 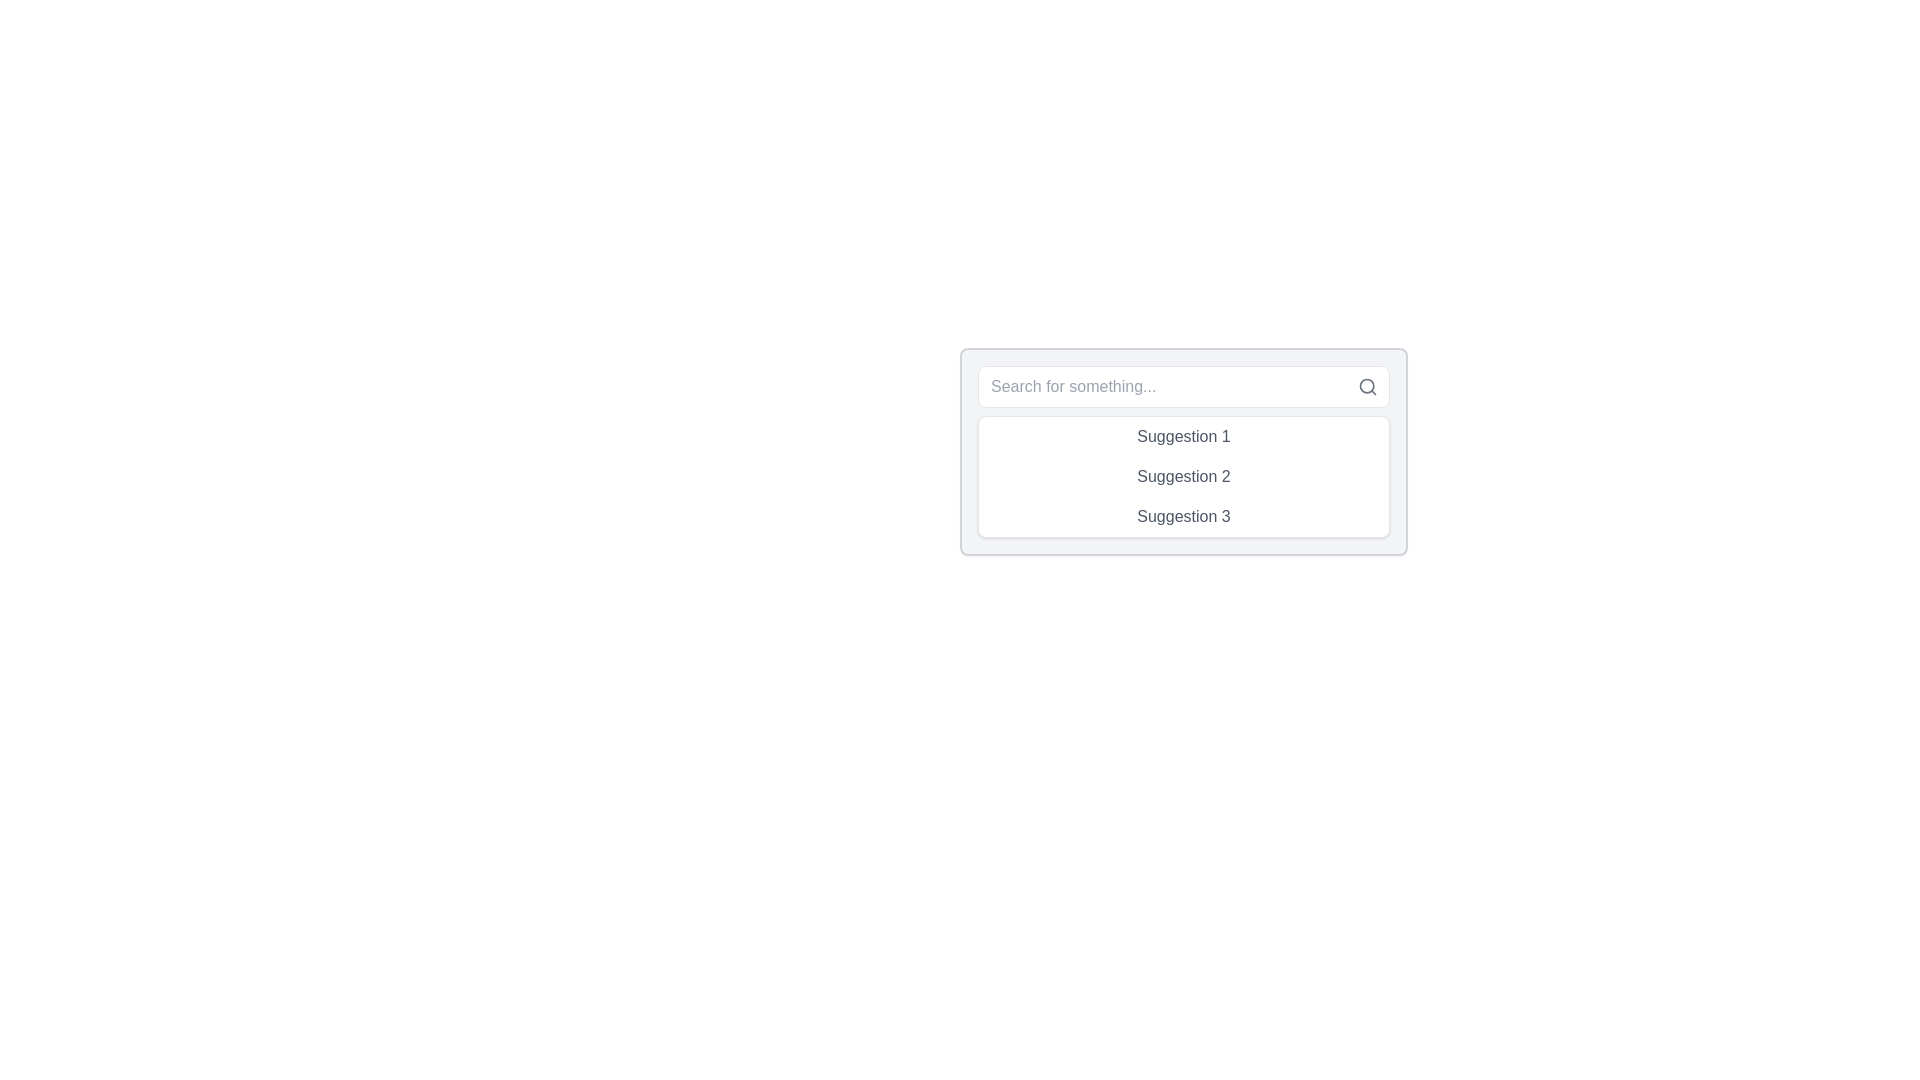 What do you see at coordinates (1366, 386) in the screenshot?
I see `the circular part of the magnifying glass icon located in the top-right corner of the search bar` at bounding box center [1366, 386].